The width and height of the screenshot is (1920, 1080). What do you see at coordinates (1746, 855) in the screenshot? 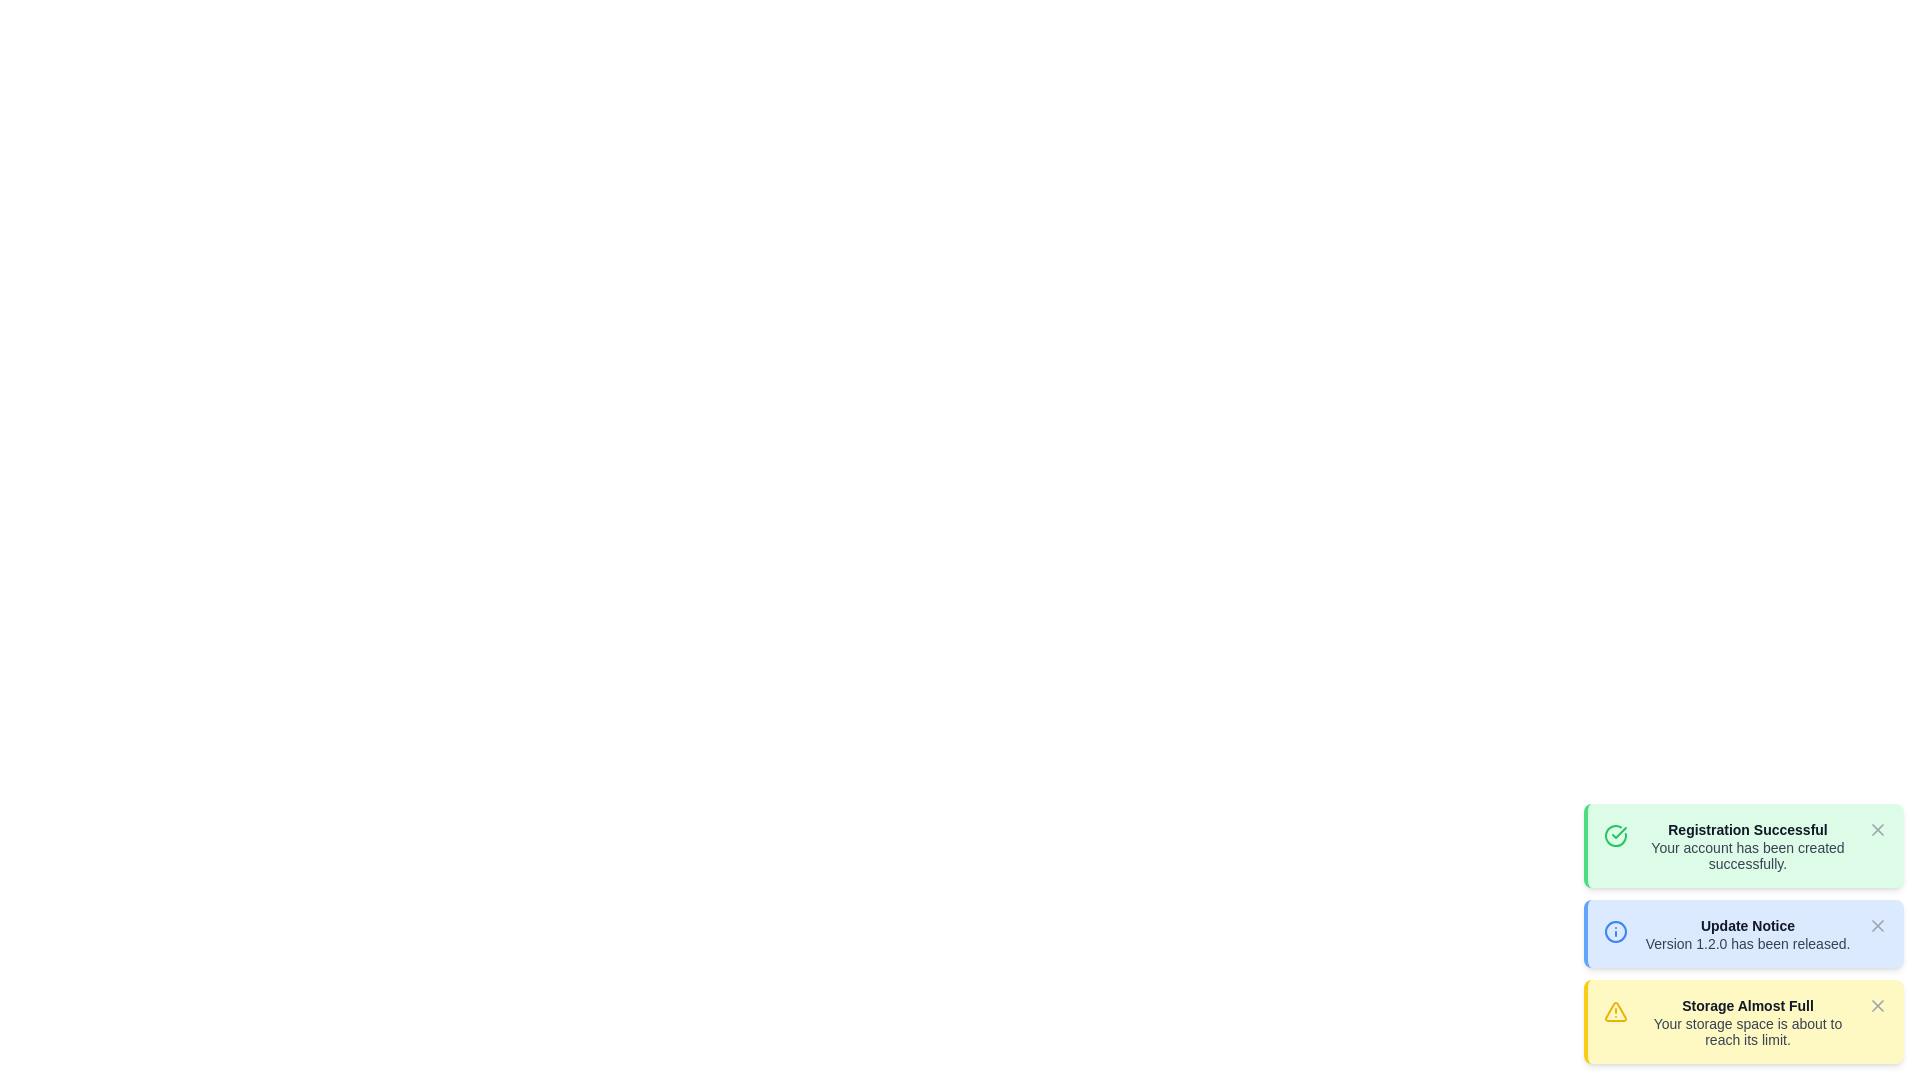
I see `the static confirmation message that informs the user their account creation was successful, located below the header 'Registration Successful' in a green notification box` at bounding box center [1746, 855].